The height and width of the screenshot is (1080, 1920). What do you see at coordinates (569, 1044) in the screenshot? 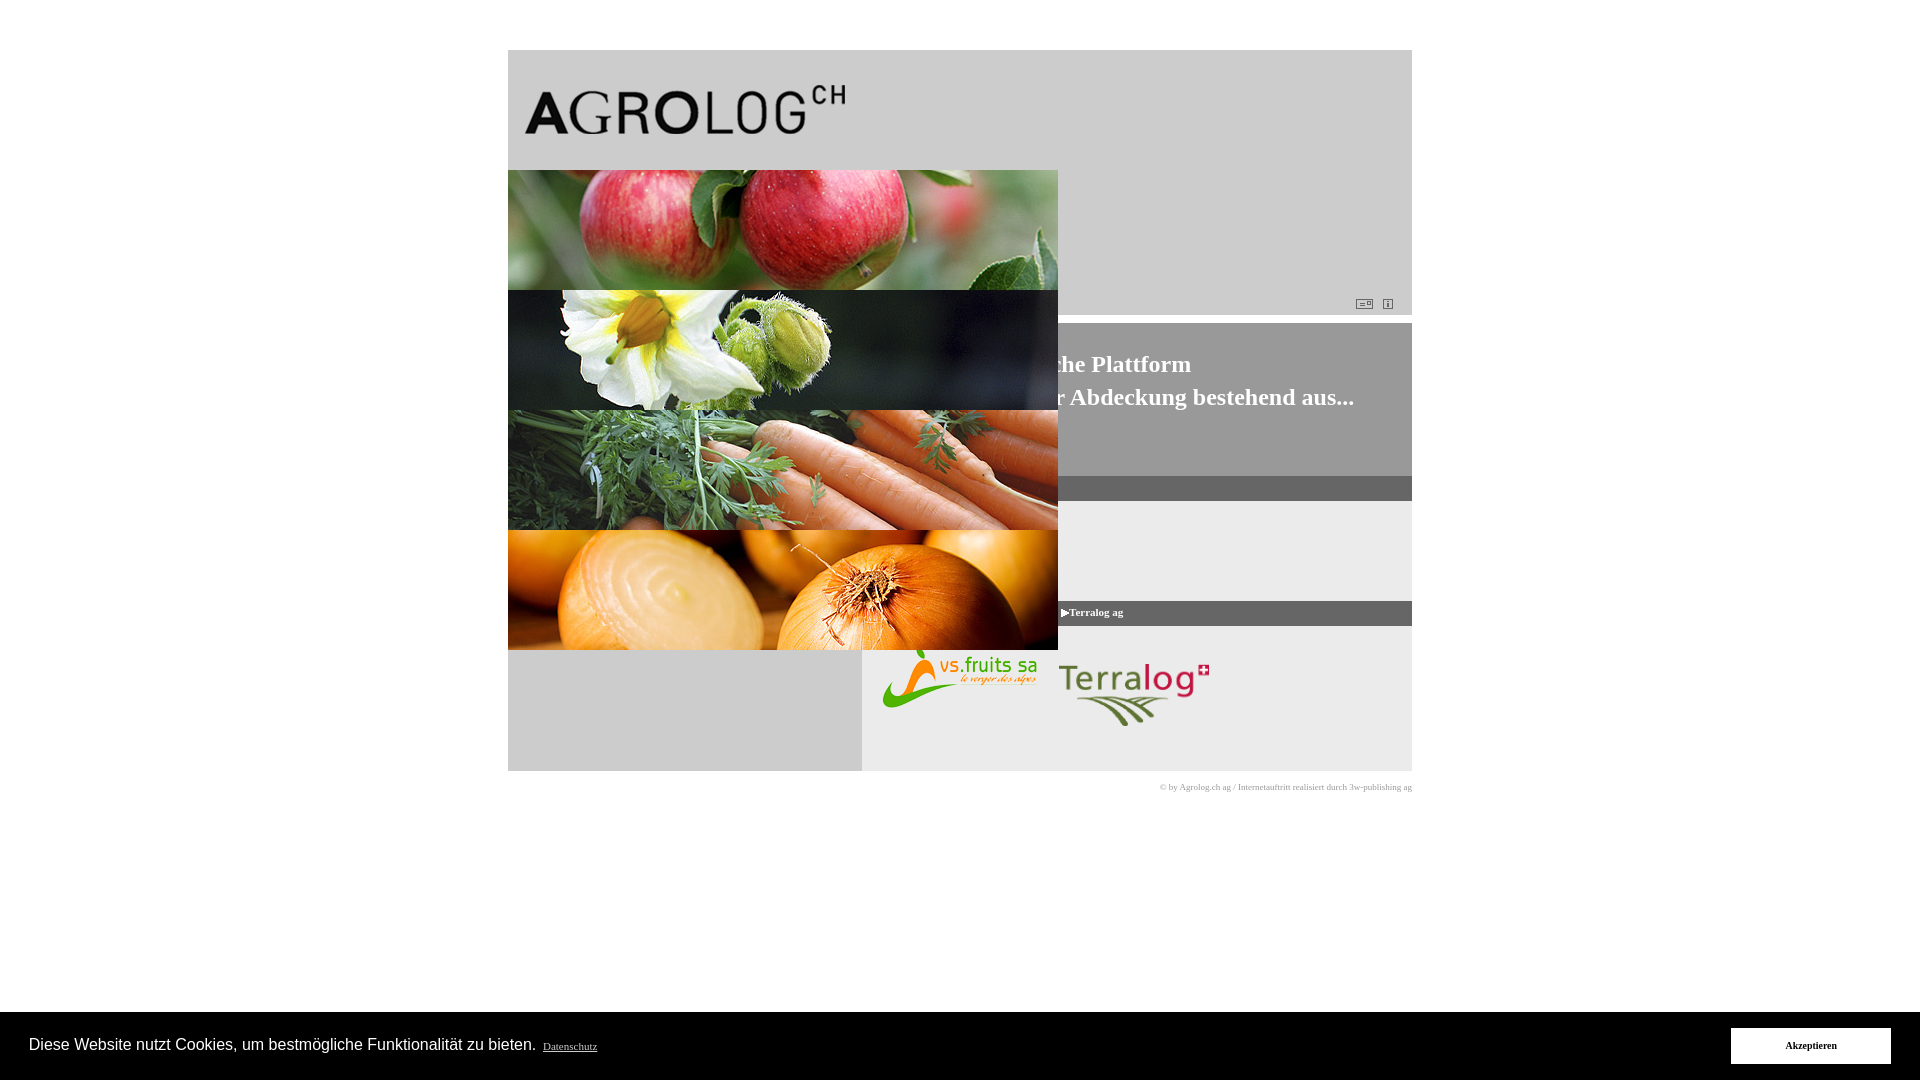
I see `'Datenschutz'` at bounding box center [569, 1044].